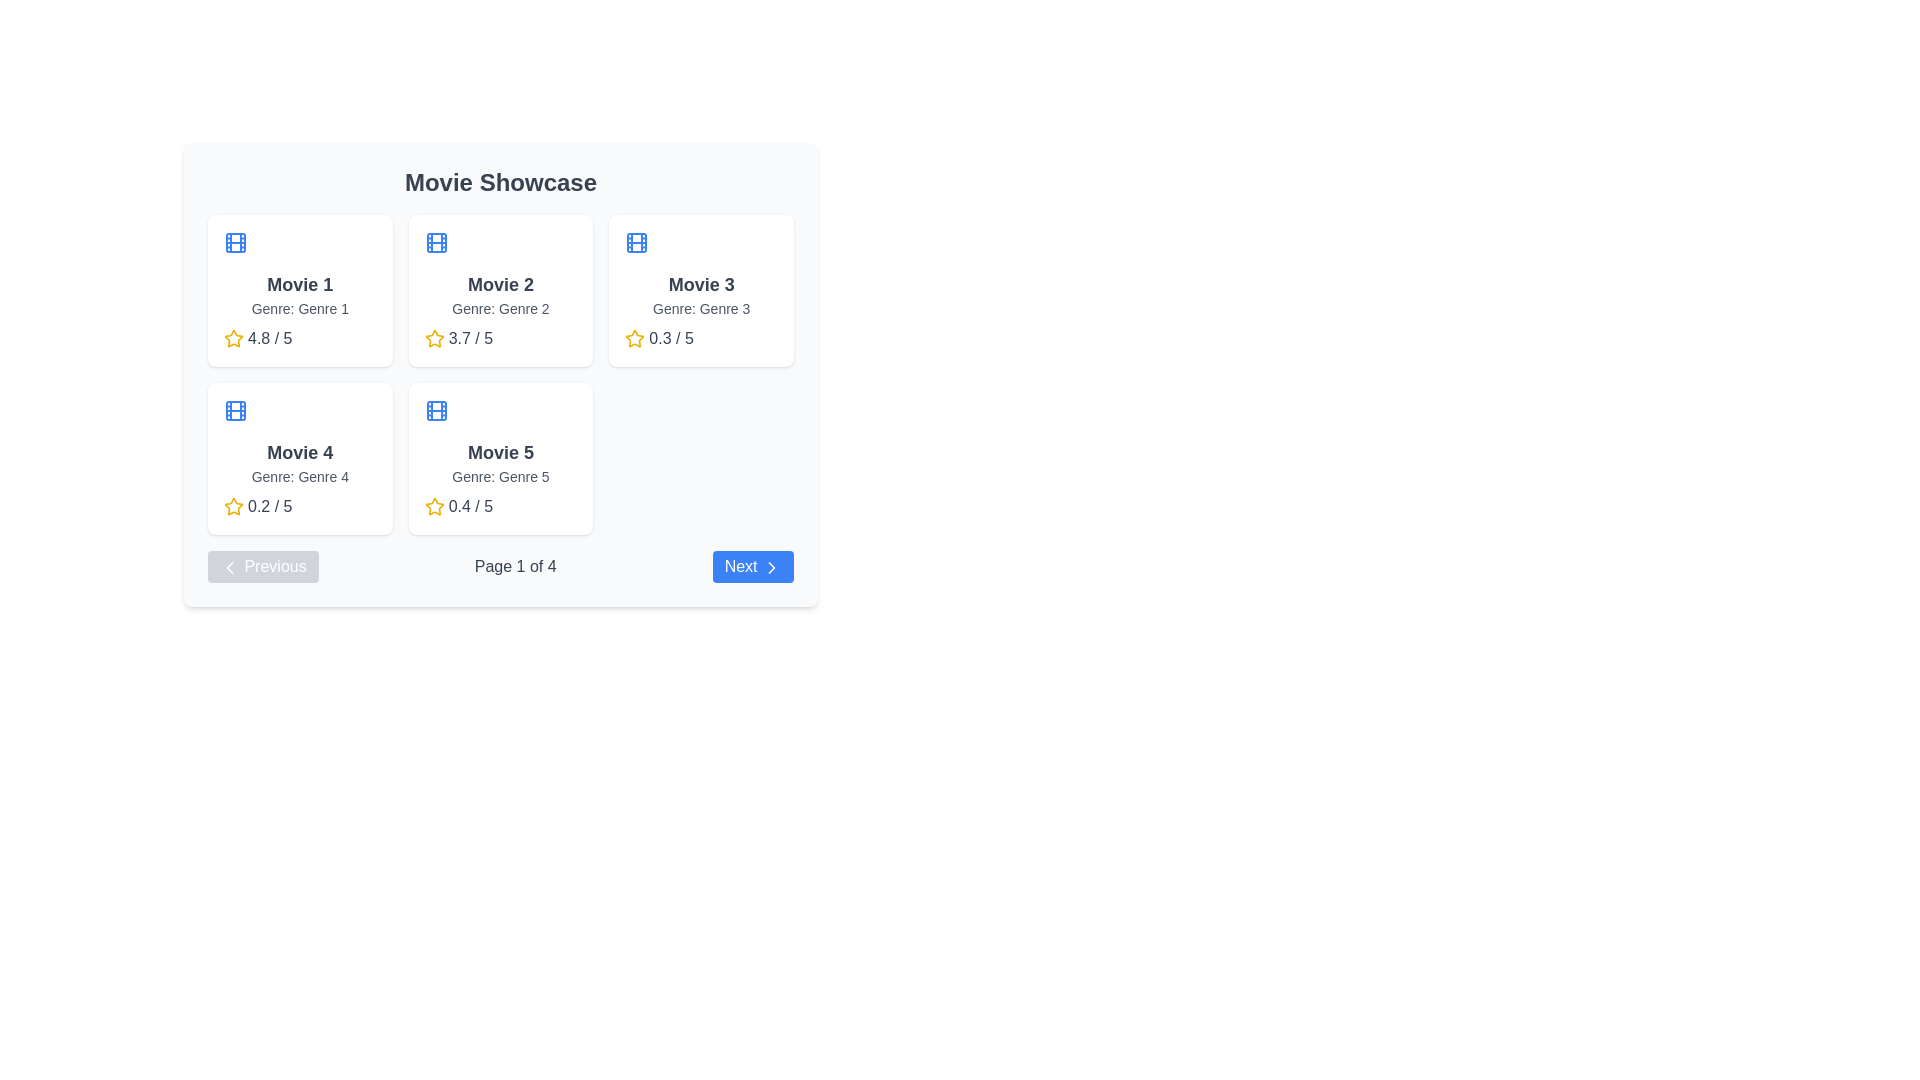  I want to click on the blue film icon in modern line art style located at the top-left corner of the 'Movie 5' card, so click(435, 410).